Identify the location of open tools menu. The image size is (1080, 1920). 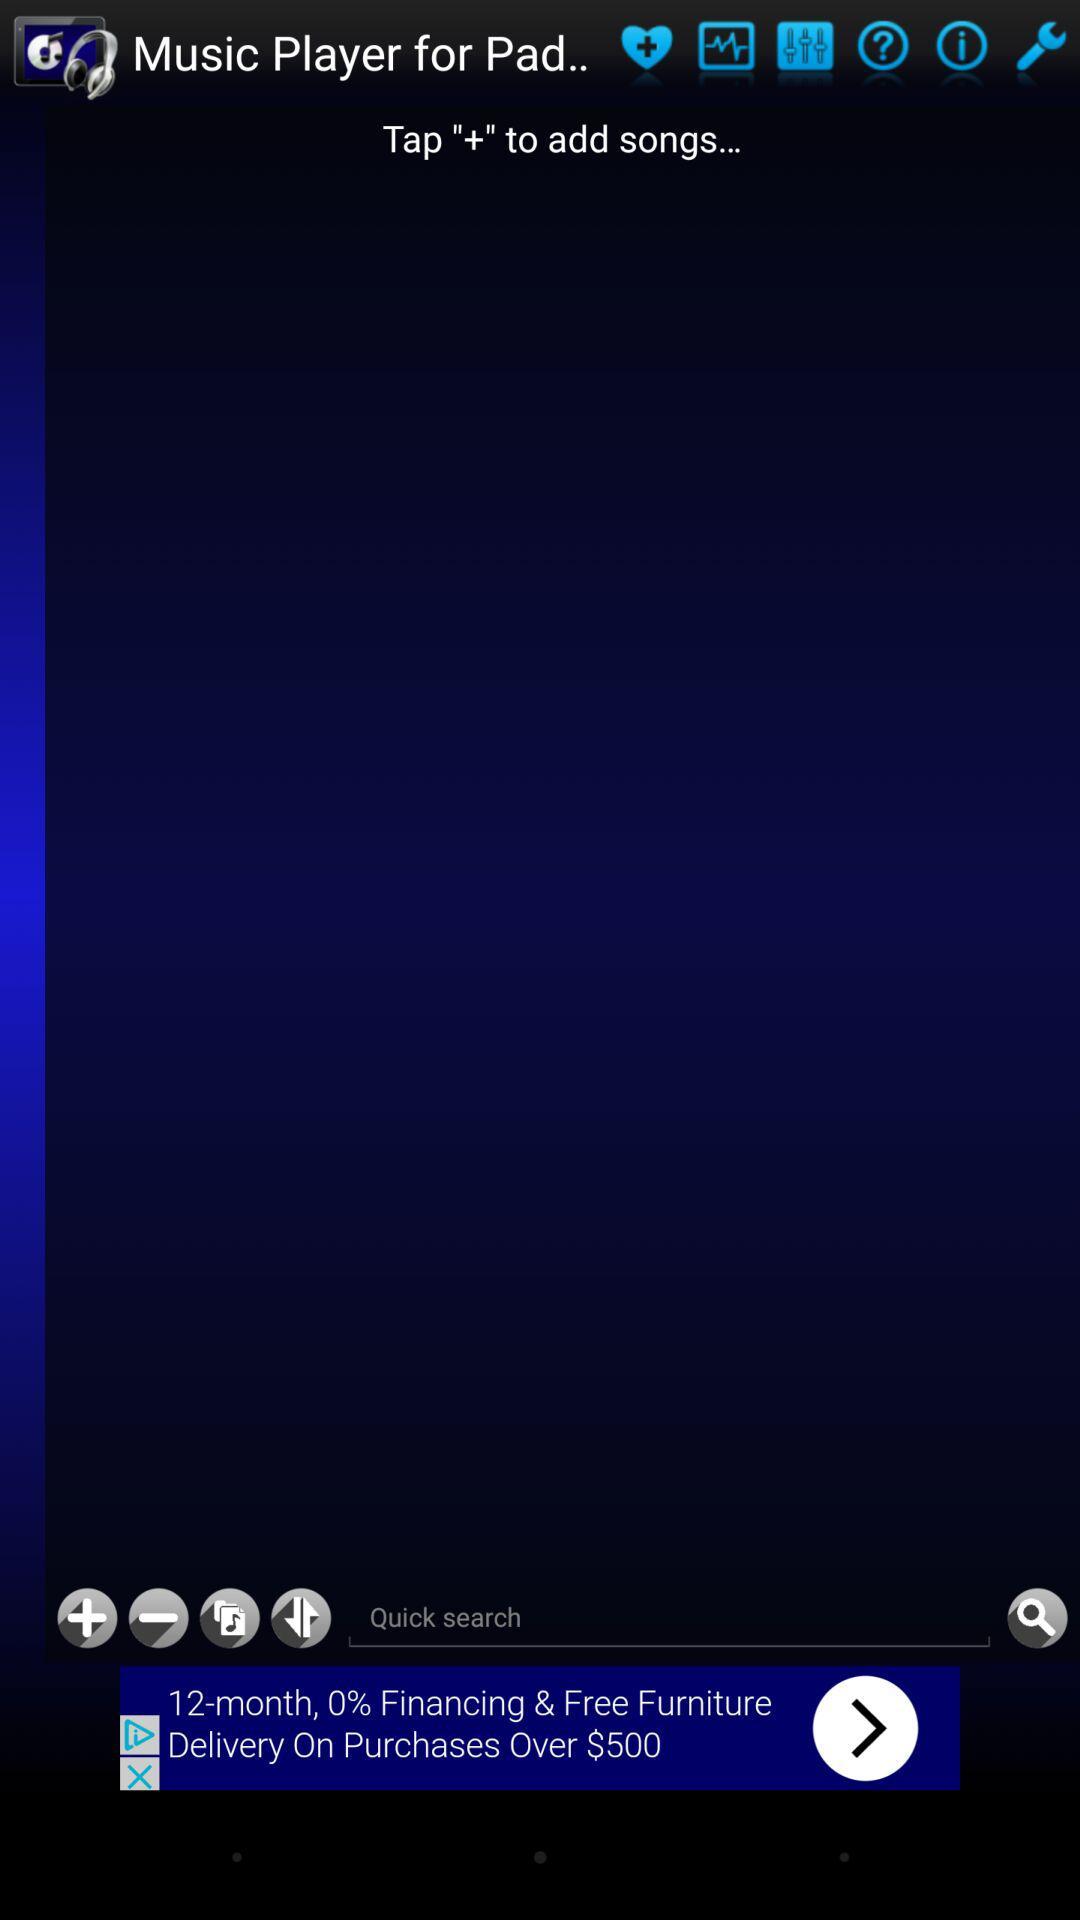
(1039, 52).